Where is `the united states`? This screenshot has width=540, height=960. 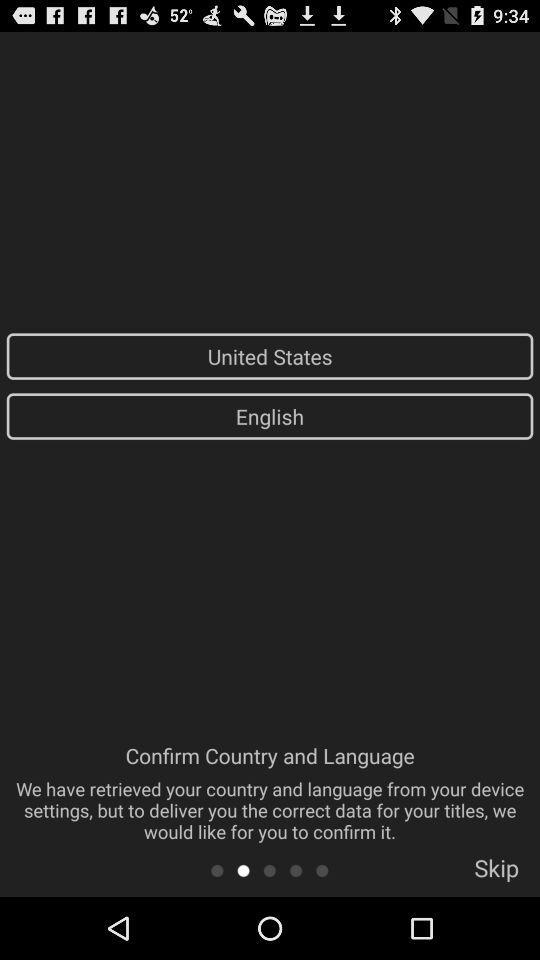 the united states is located at coordinates (270, 356).